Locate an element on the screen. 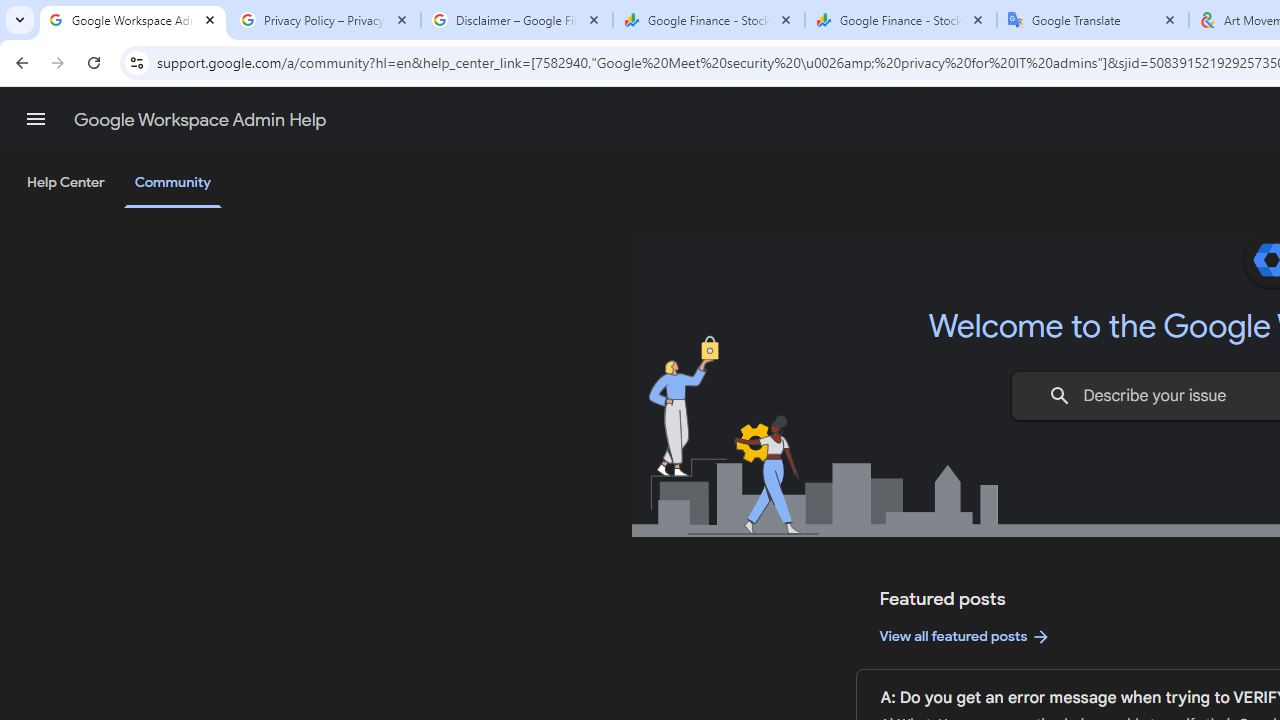 This screenshot has height=720, width=1280. 'Help Center' is located at coordinates (65, 183).